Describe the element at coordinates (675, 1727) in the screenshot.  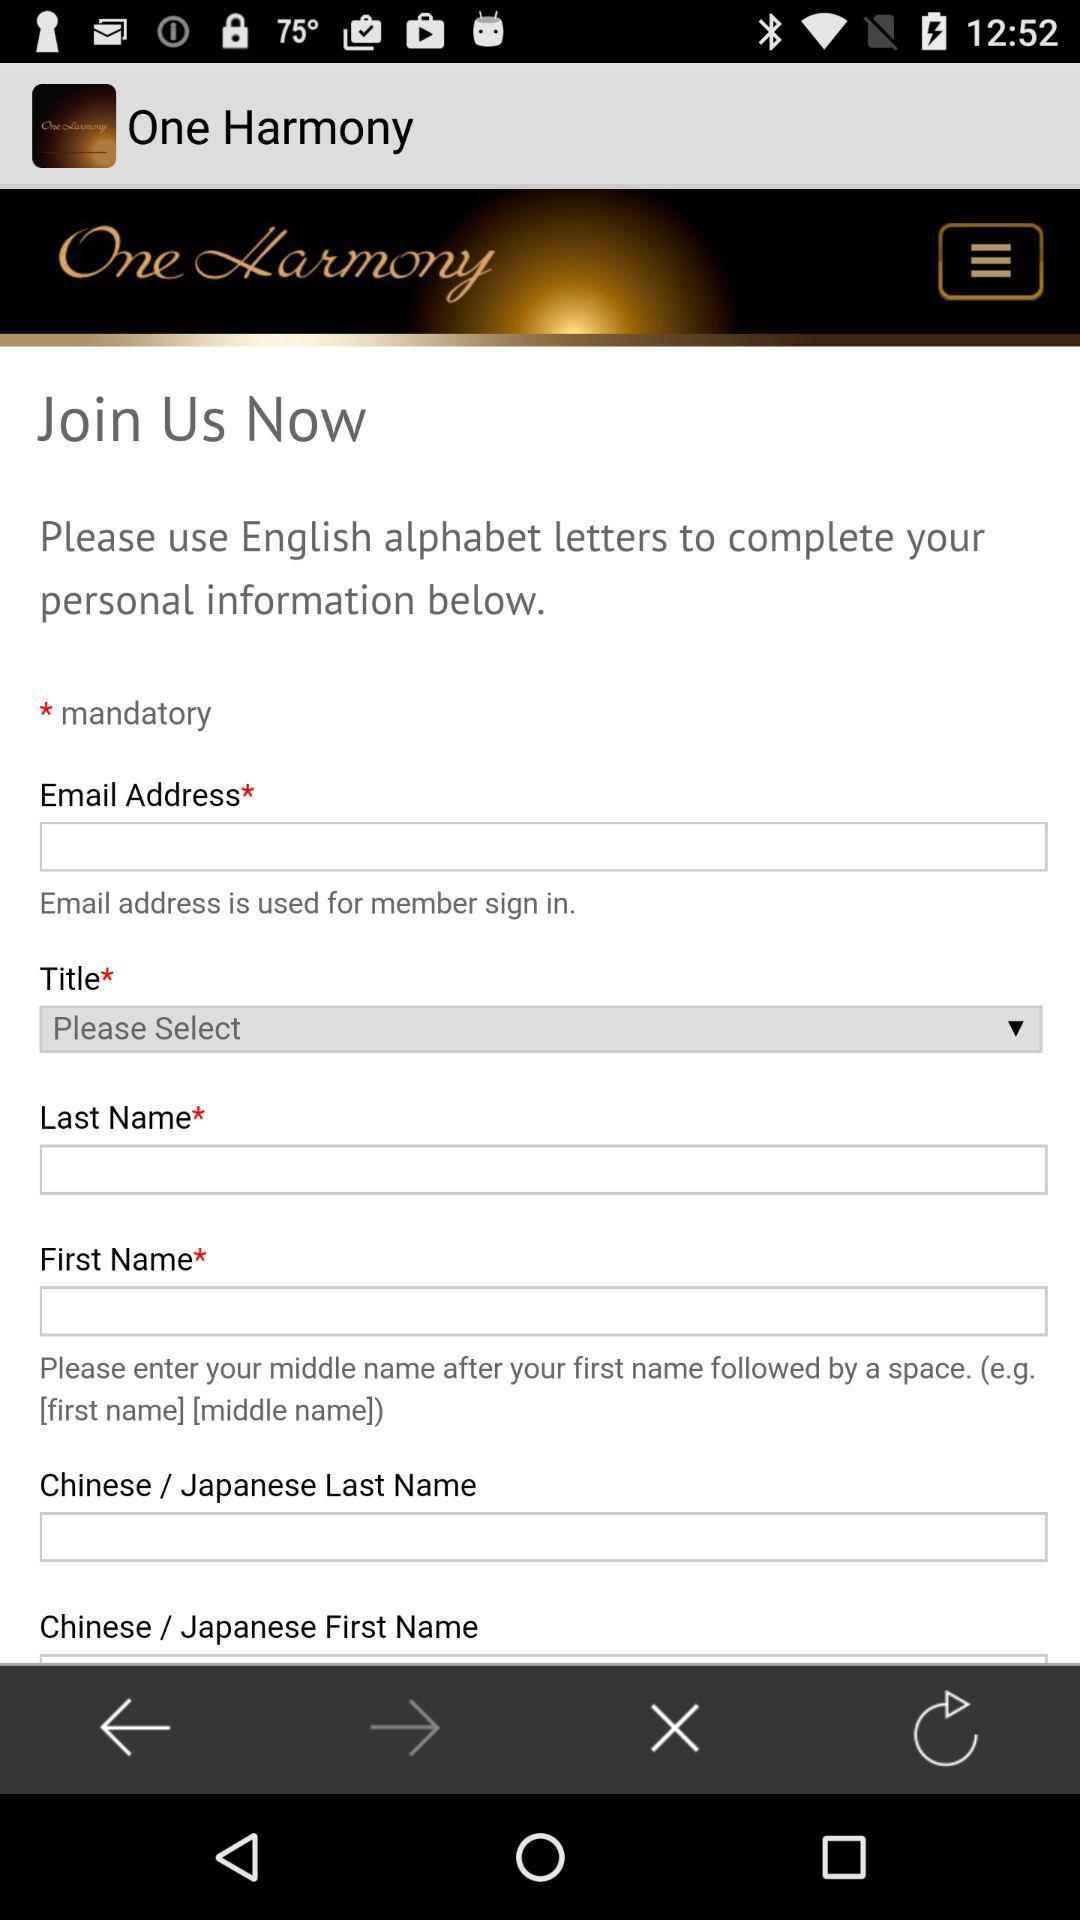
I see `cancel` at that location.